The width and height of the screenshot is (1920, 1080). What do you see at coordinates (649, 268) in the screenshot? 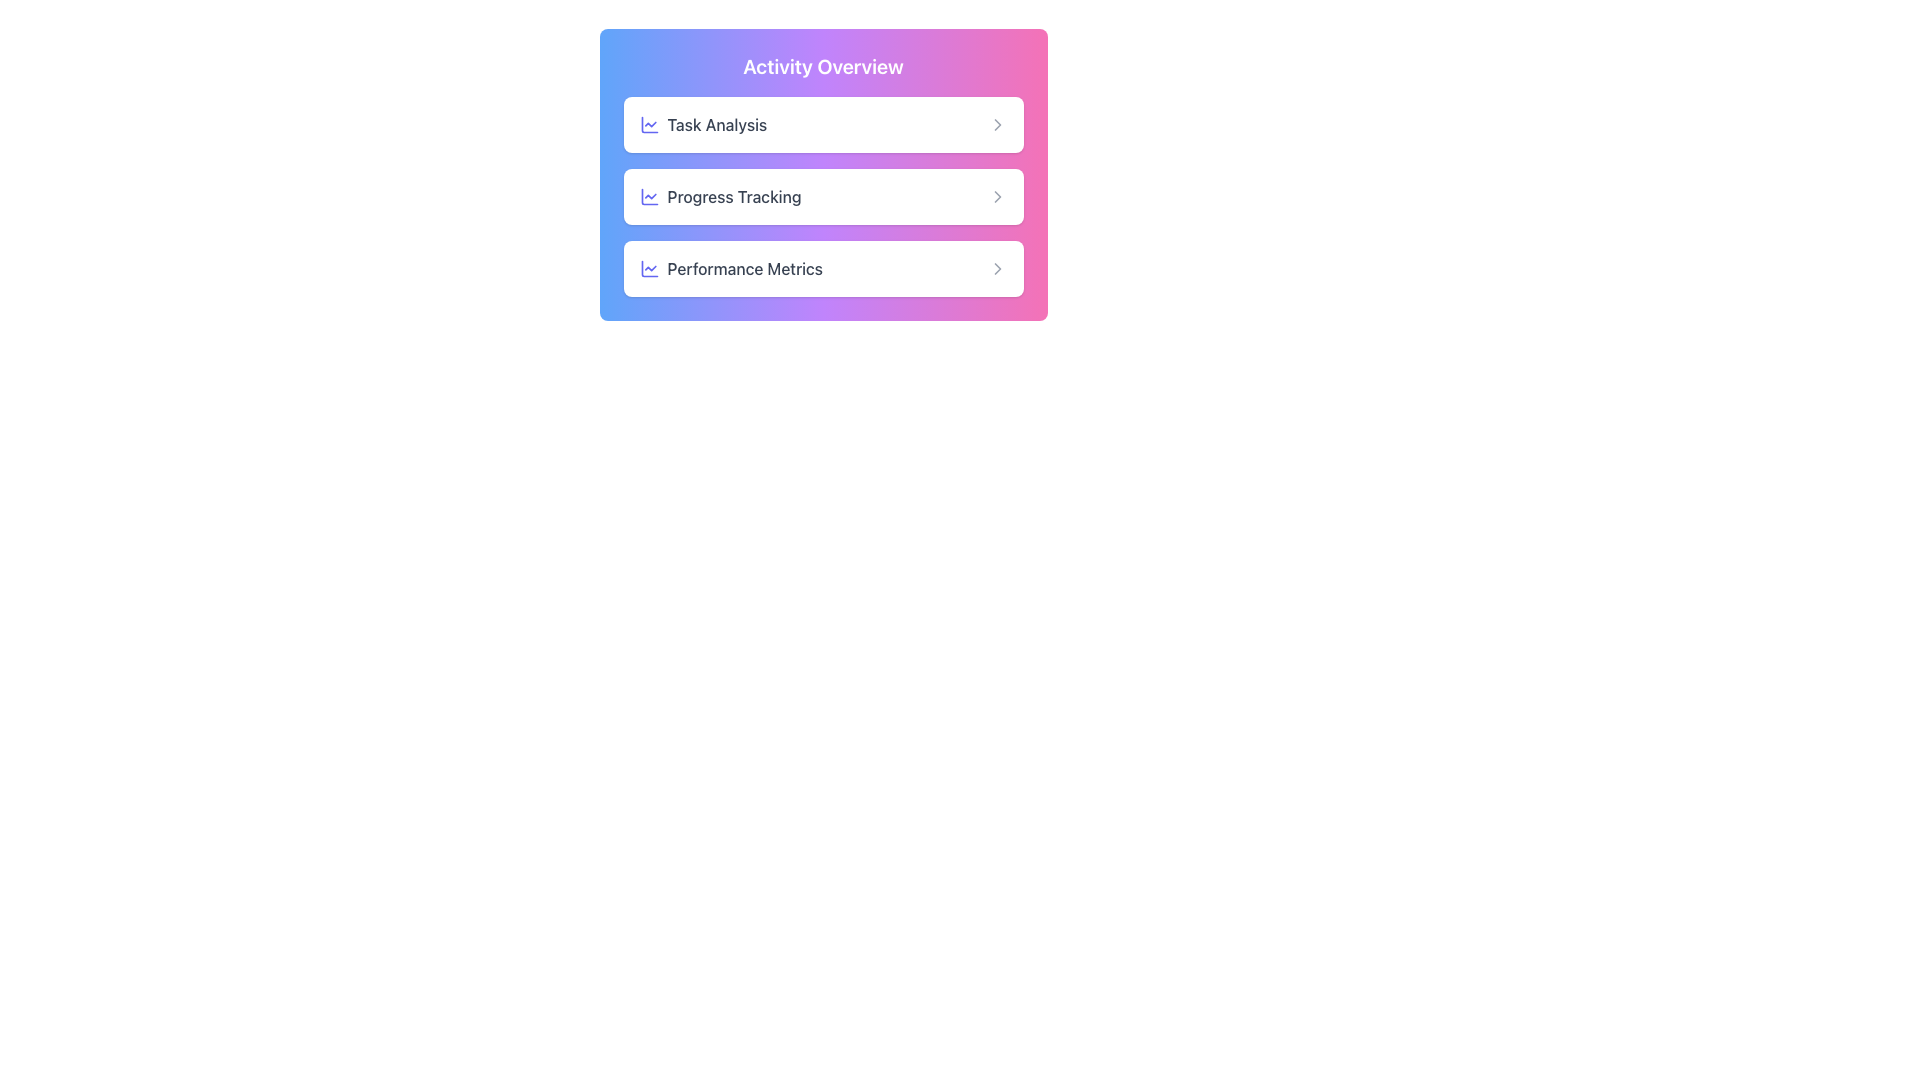
I see `the performance metrics icon located on the left side of the 'Performance Metrics' entry within the 'Activity Overview' section` at bounding box center [649, 268].